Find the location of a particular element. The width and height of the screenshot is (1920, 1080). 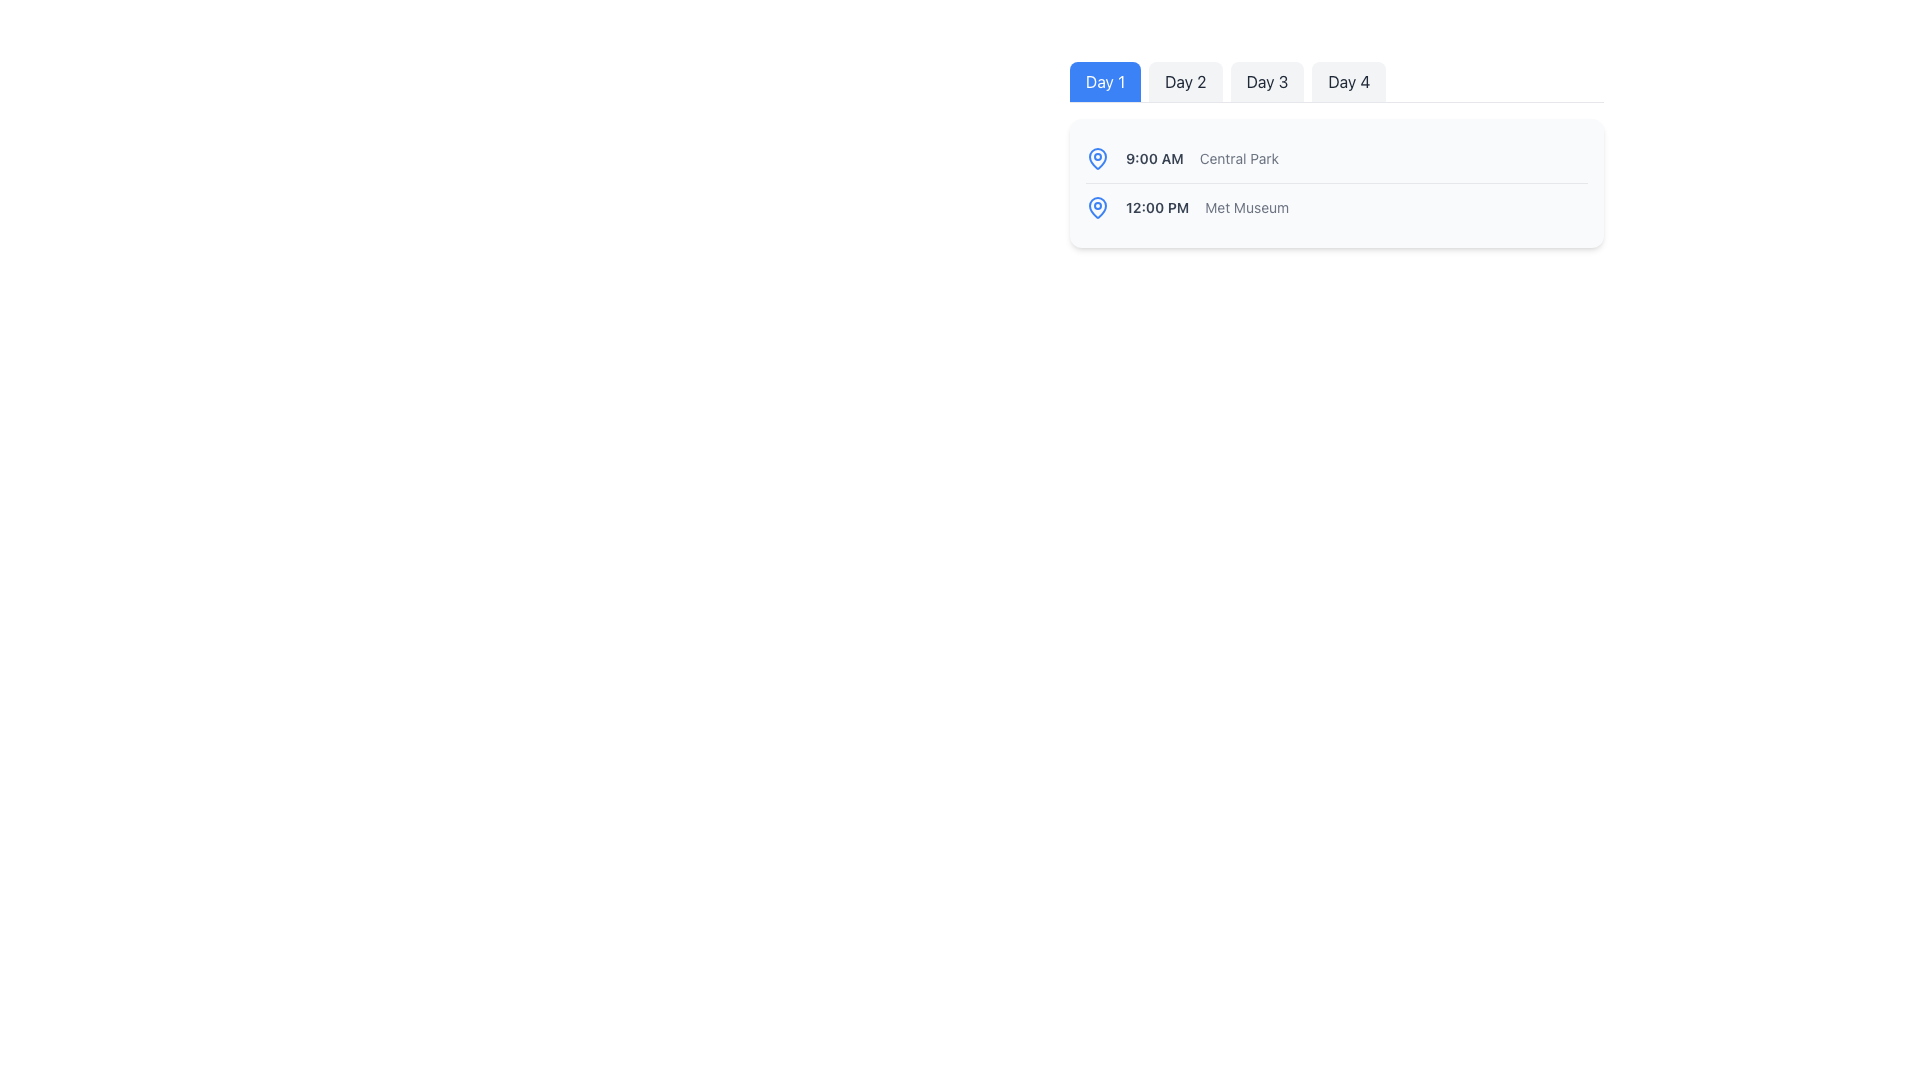

text label displaying 'Central Park', which is styled in a smaller gray font and is part of the daily planner interface is located at coordinates (1238, 157).